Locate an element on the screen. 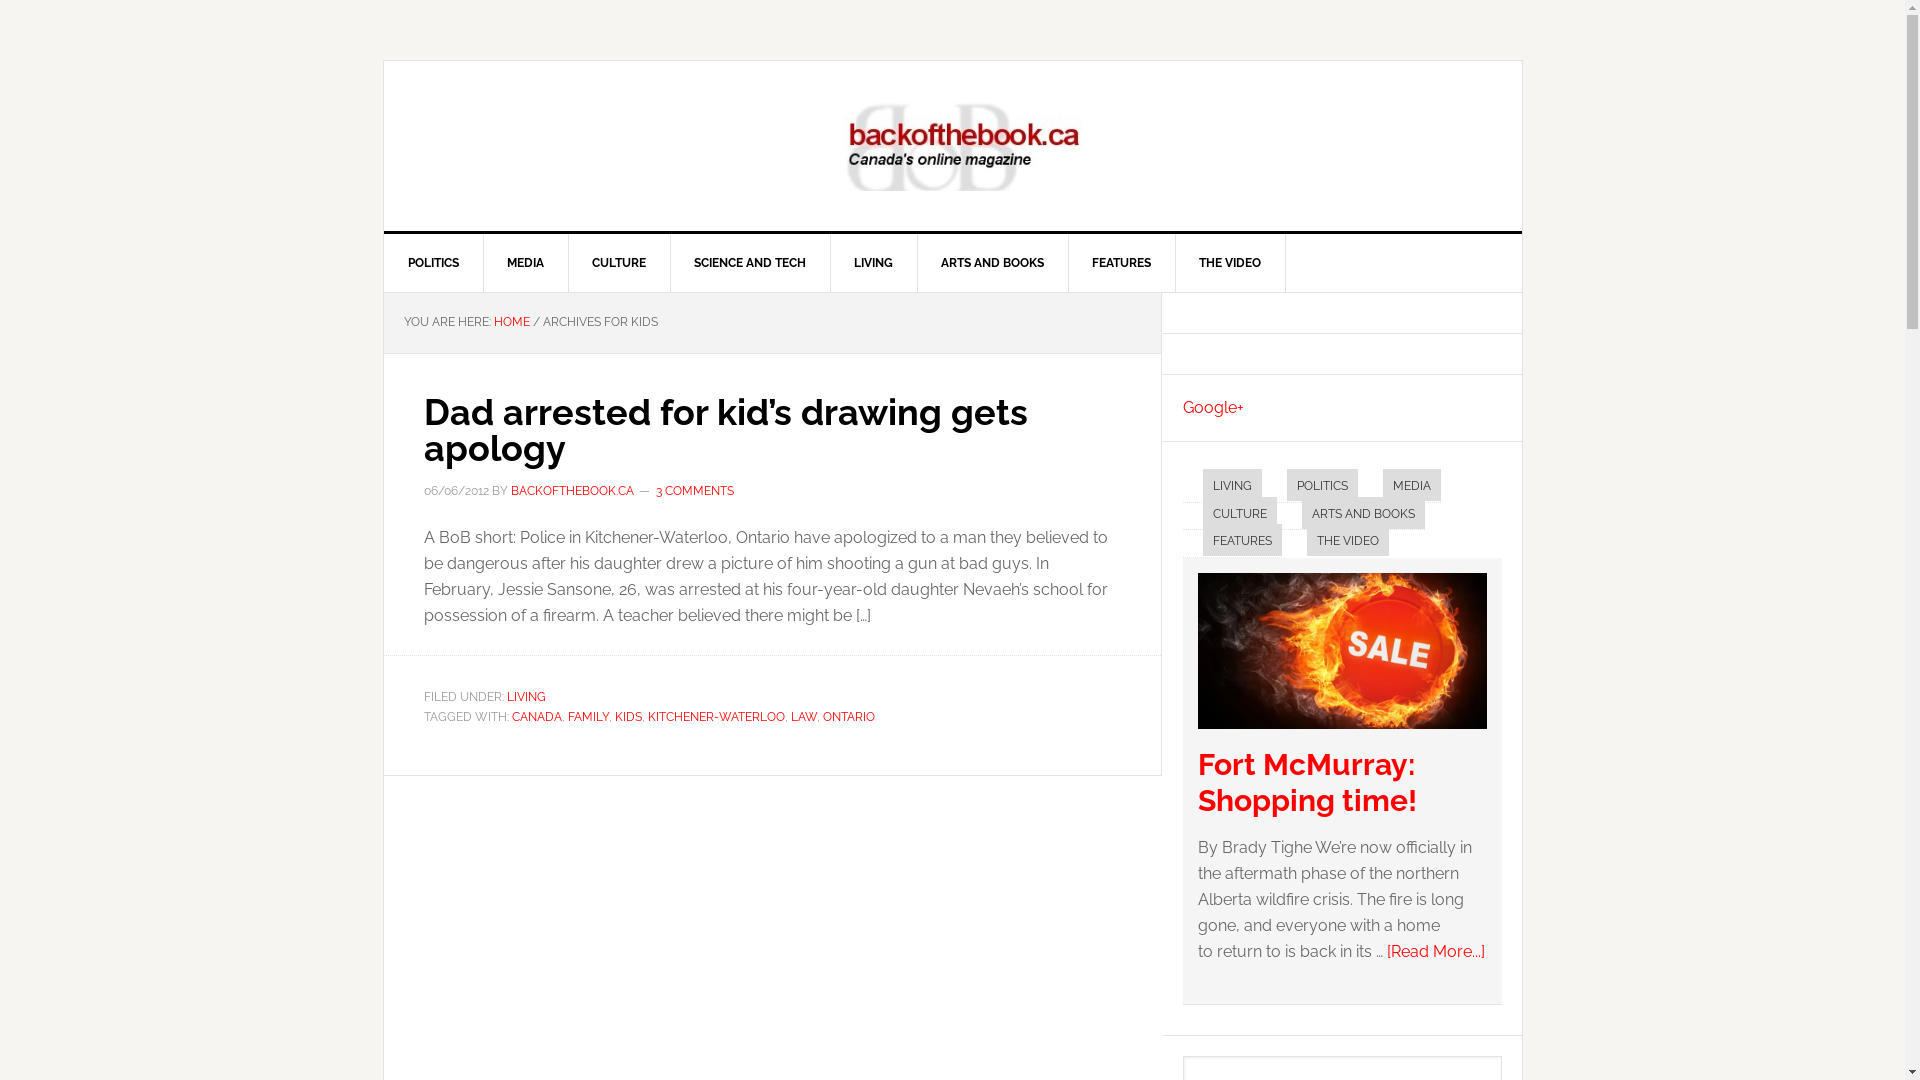  'KIDS' is located at coordinates (626, 716).